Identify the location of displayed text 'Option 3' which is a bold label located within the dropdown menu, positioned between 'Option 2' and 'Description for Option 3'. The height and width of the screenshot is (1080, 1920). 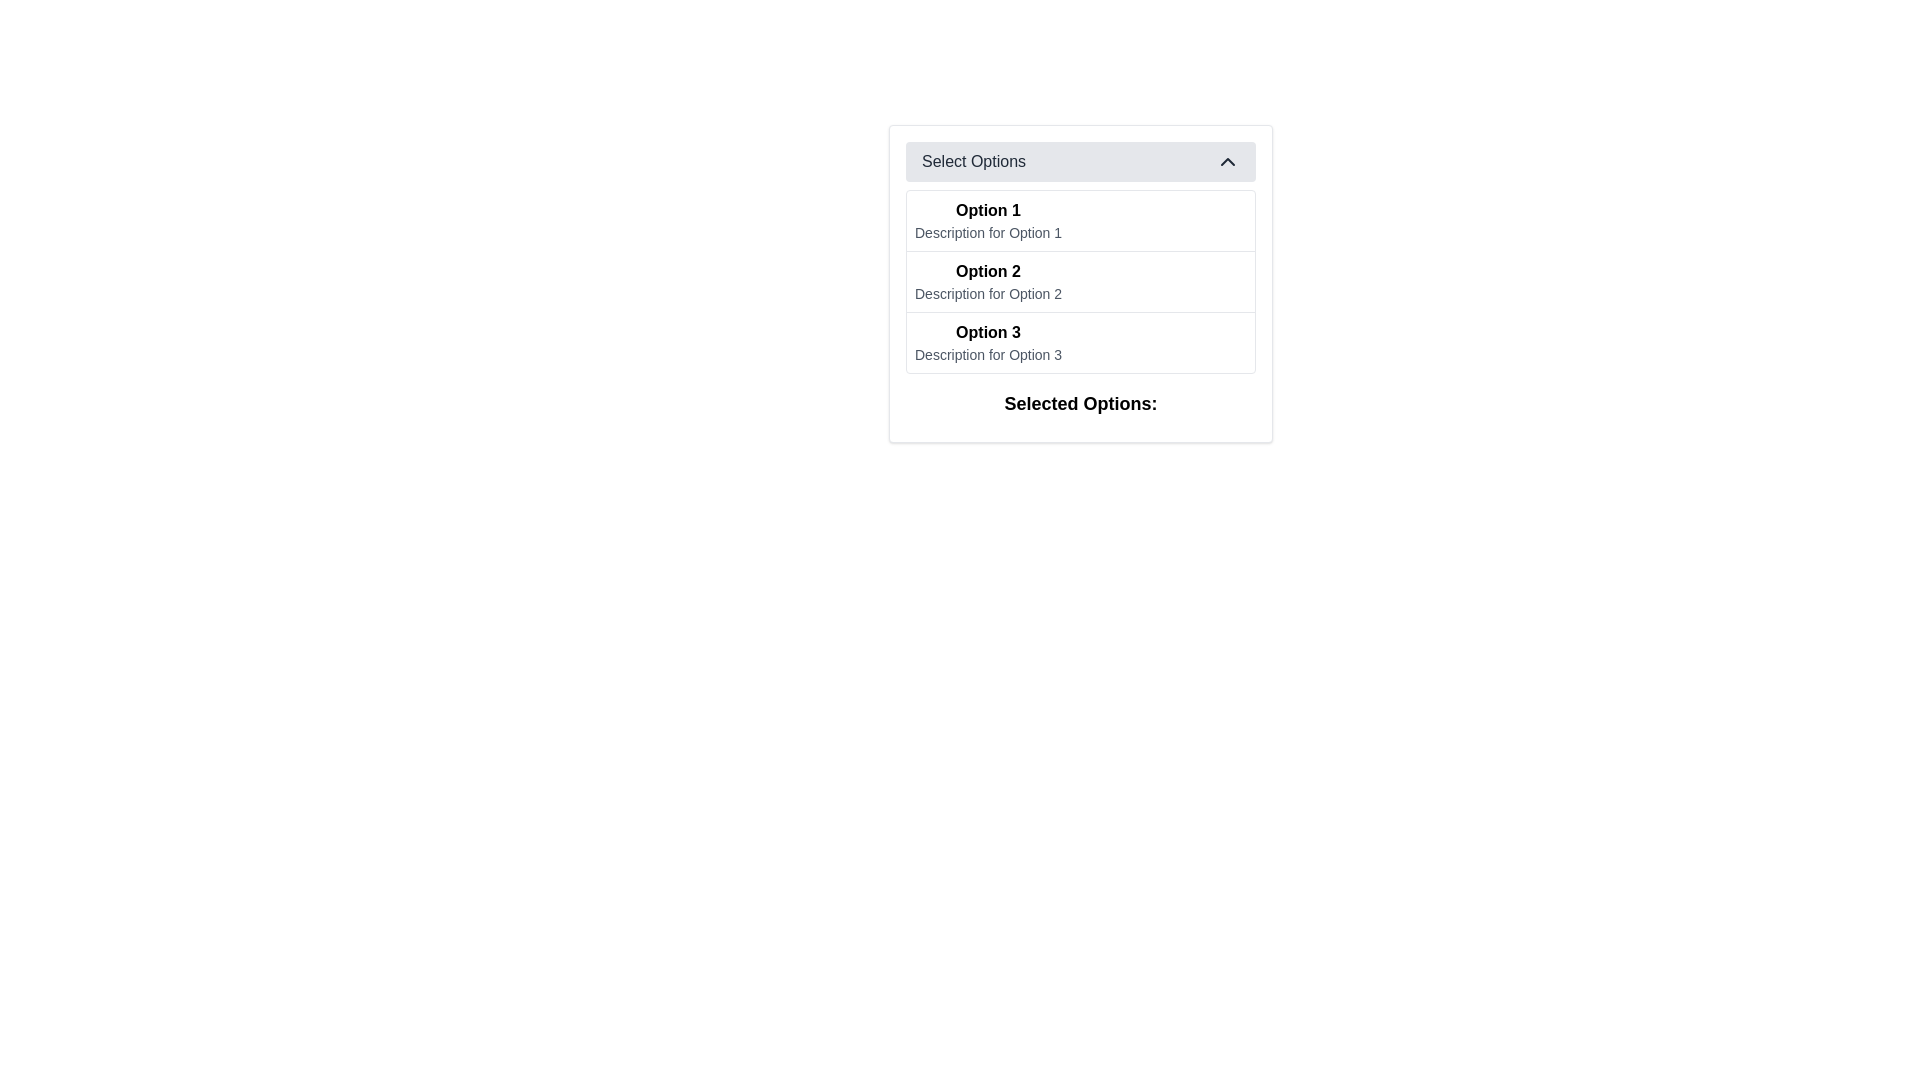
(988, 331).